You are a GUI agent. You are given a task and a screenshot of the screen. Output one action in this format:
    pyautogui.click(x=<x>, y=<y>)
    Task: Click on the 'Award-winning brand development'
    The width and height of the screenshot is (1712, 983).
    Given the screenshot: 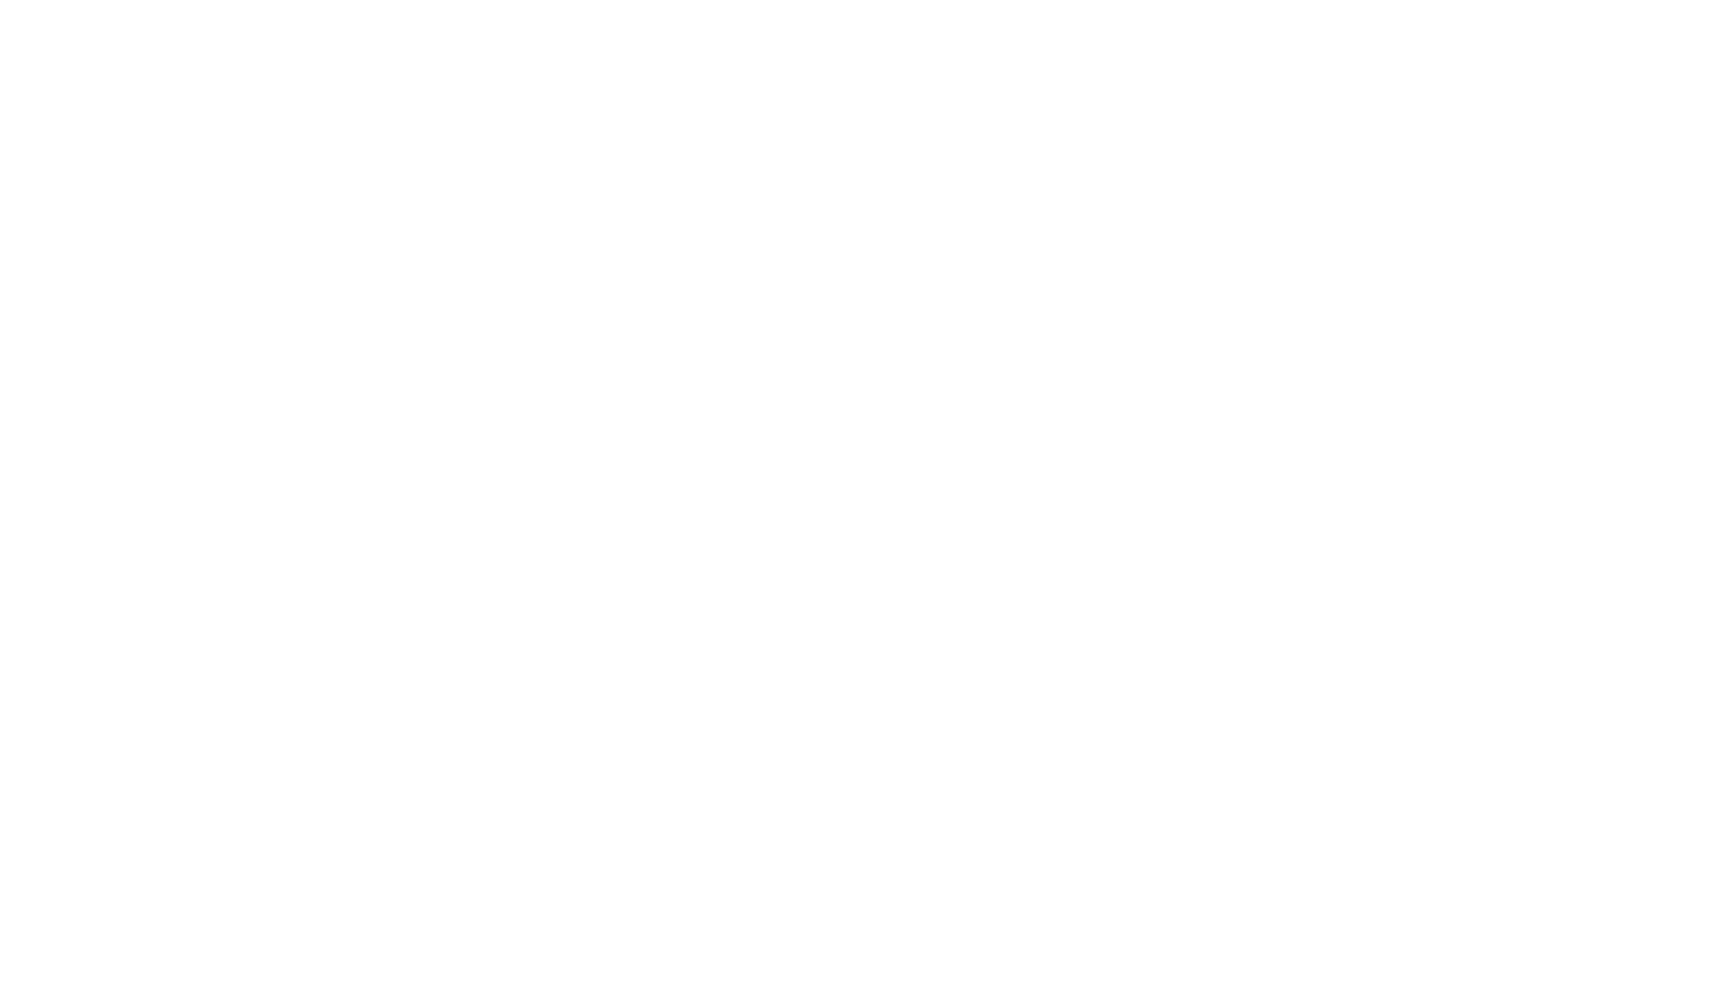 What is the action you would take?
    pyautogui.click(x=402, y=313)
    